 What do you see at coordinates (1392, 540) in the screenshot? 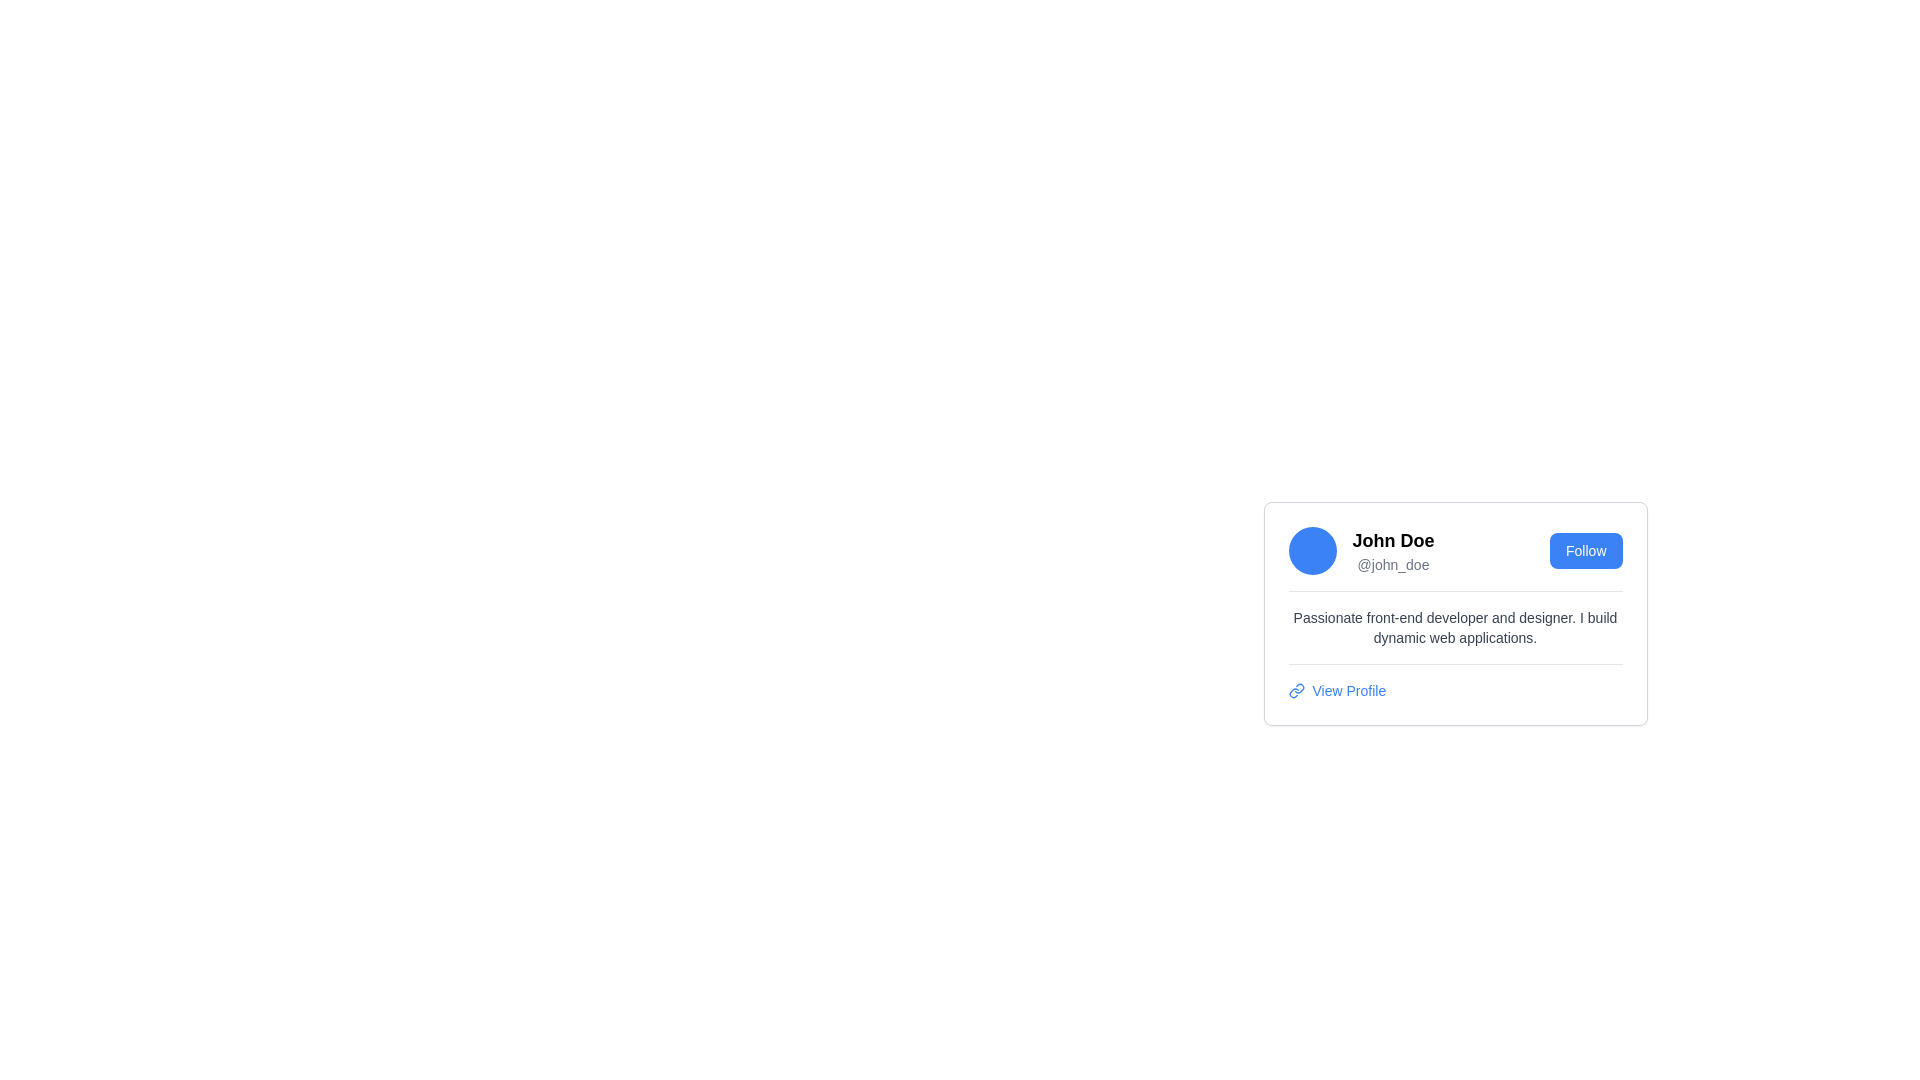
I see `displayed text 'John Doe' which is in bold and large font, located in the top-left corner of the profile card layout` at bounding box center [1392, 540].